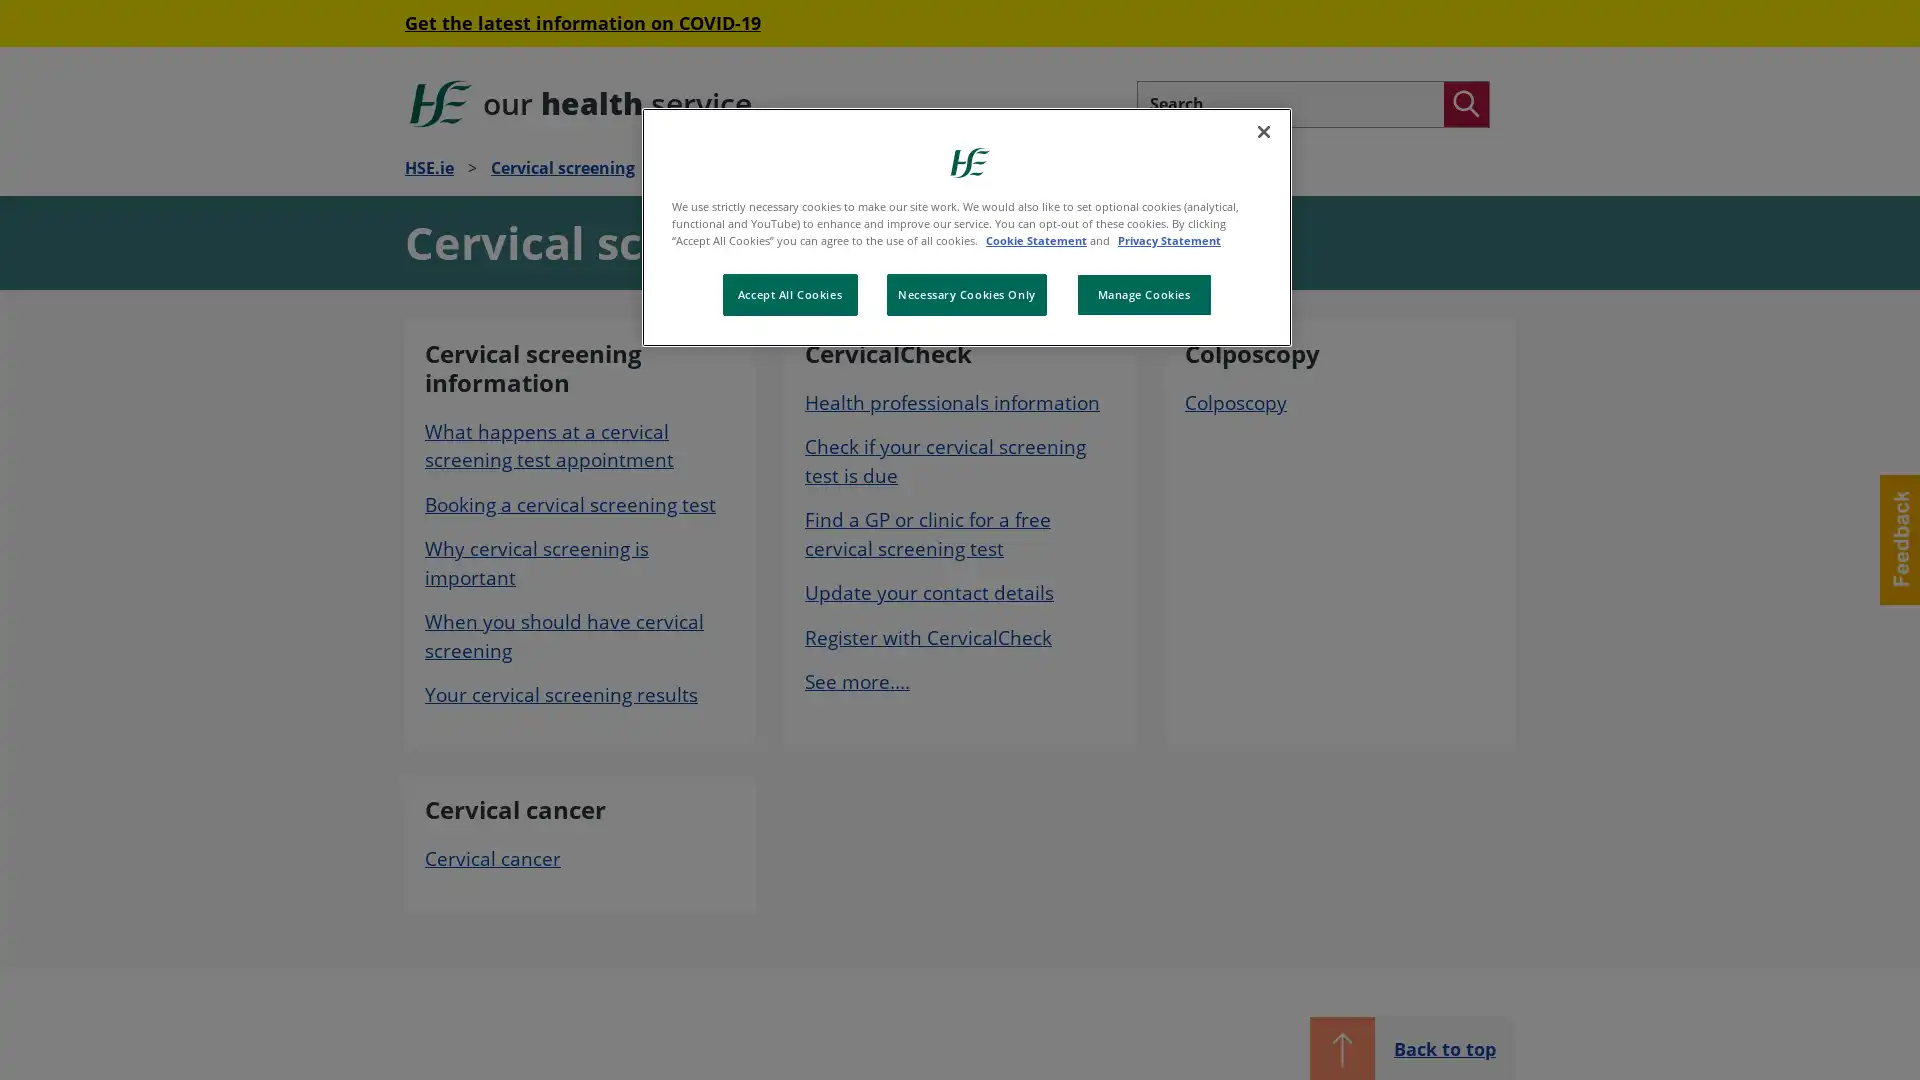 Image resolution: width=1920 pixels, height=1080 pixels. Describe the element at coordinates (966, 294) in the screenshot. I see `Necessary Cookies Only` at that location.